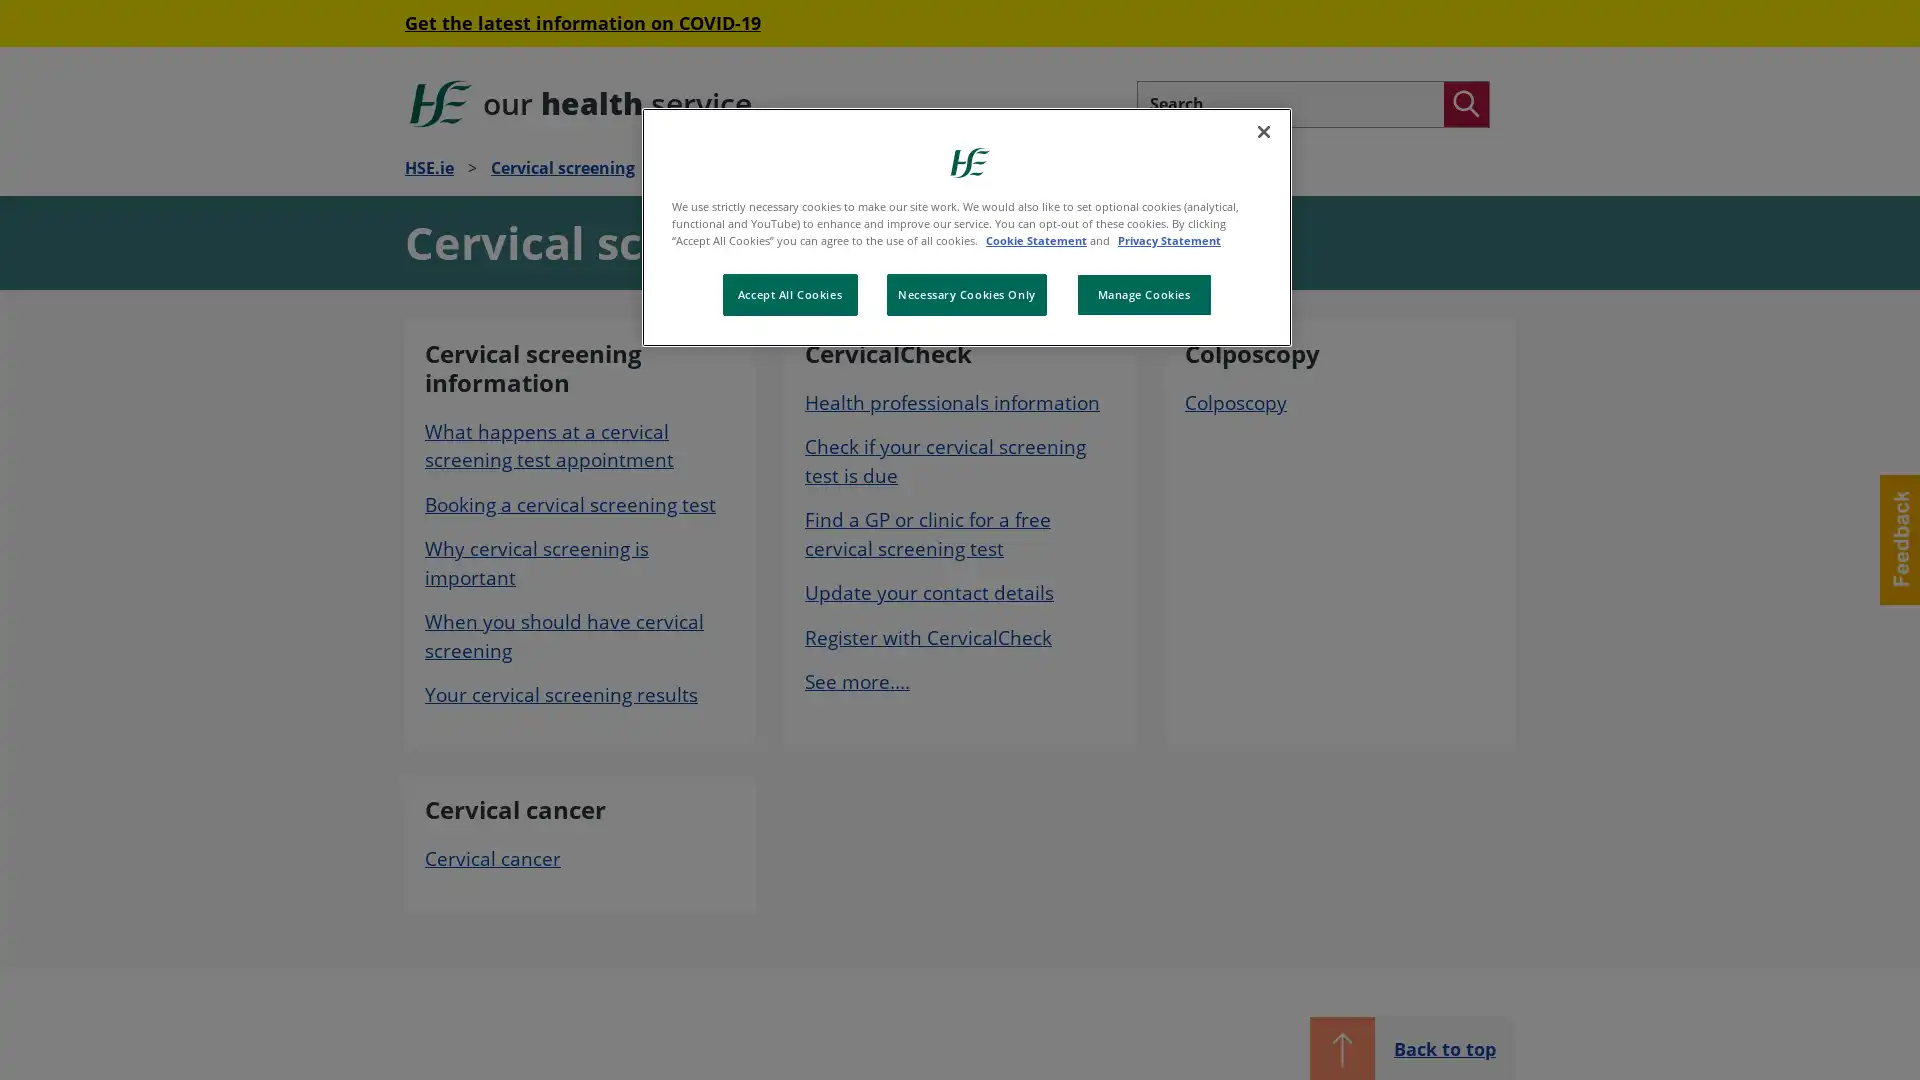 Image resolution: width=1920 pixels, height=1080 pixels. Describe the element at coordinates (966, 294) in the screenshot. I see `Necessary Cookies Only` at that location.